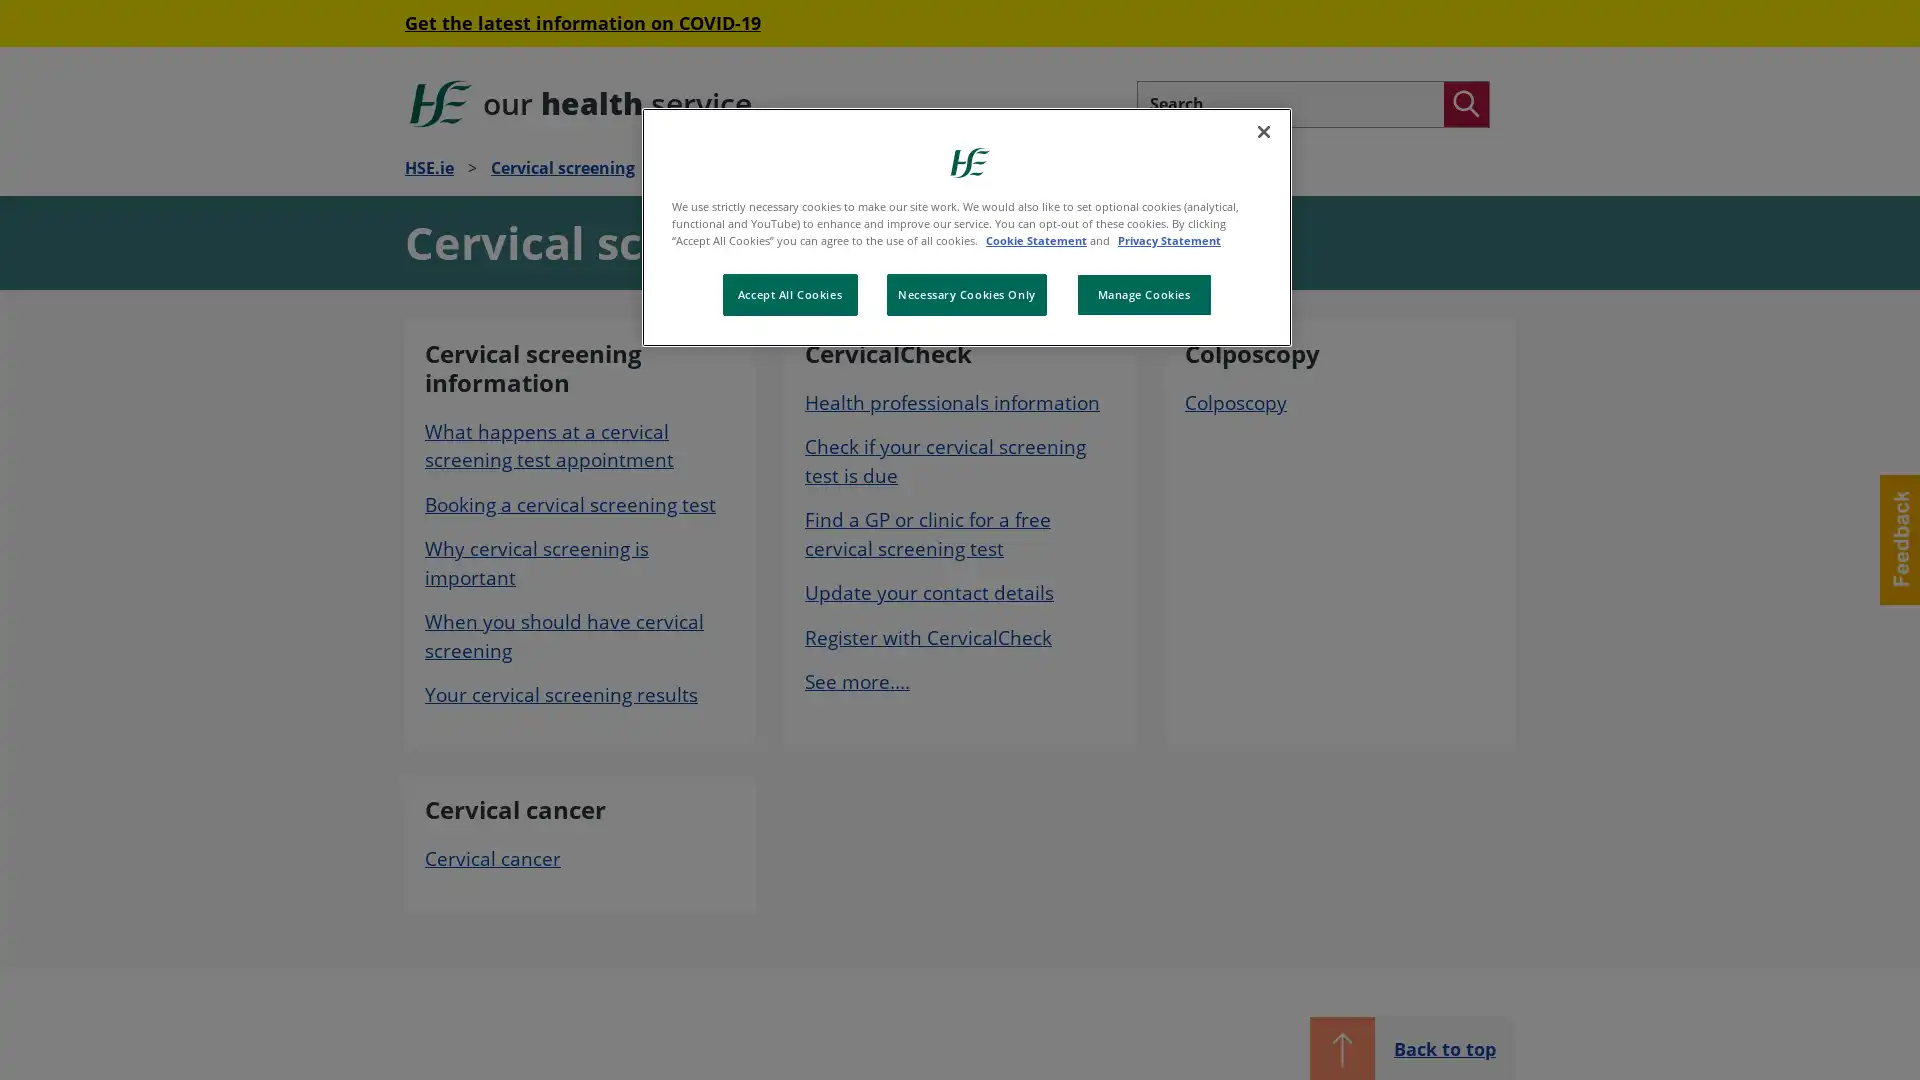 Image resolution: width=1920 pixels, height=1080 pixels. Describe the element at coordinates (966, 294) in the screenshot. I see `Necessary Cookies Only` at that location.